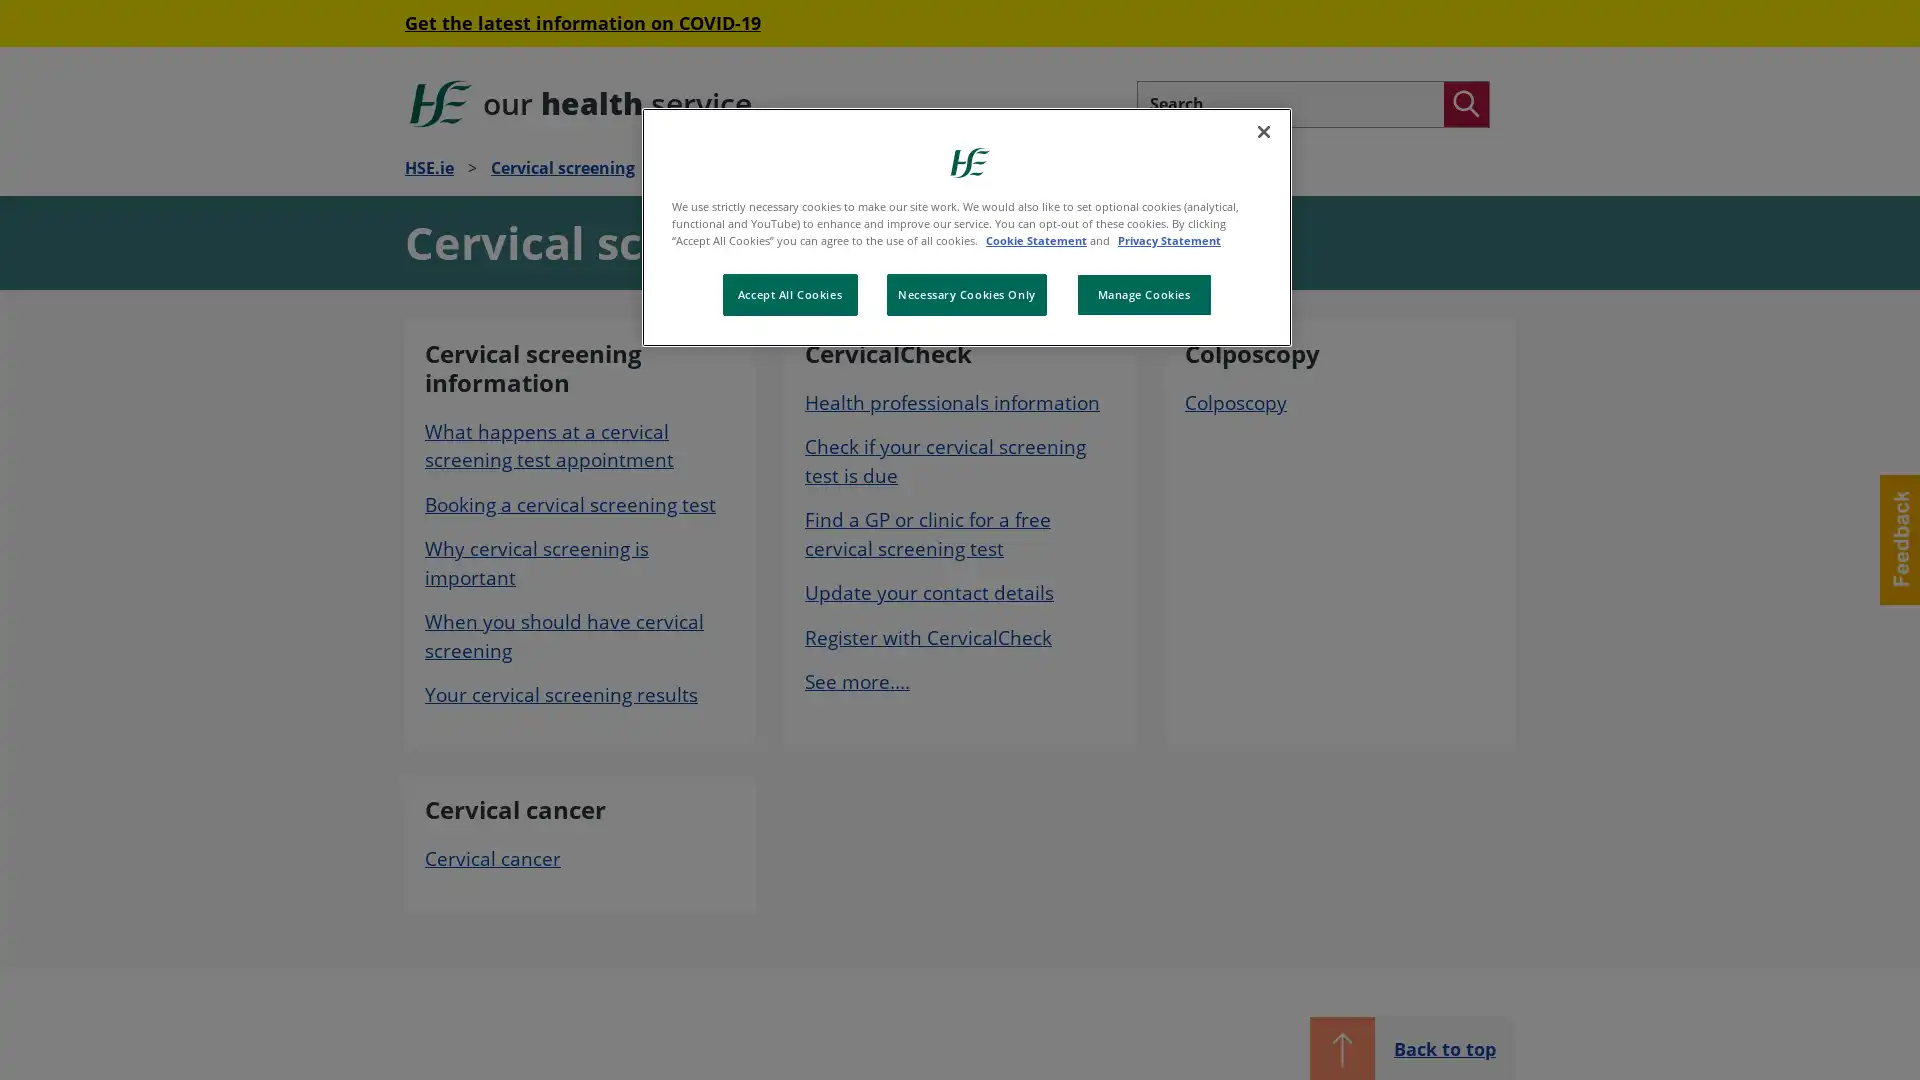 Image resolution: width=1920 pixels, height=1080 pixels. Describe the element at coordinates (966, 294) in the screenshot. I see `Necessary Cookies Only` at that location.